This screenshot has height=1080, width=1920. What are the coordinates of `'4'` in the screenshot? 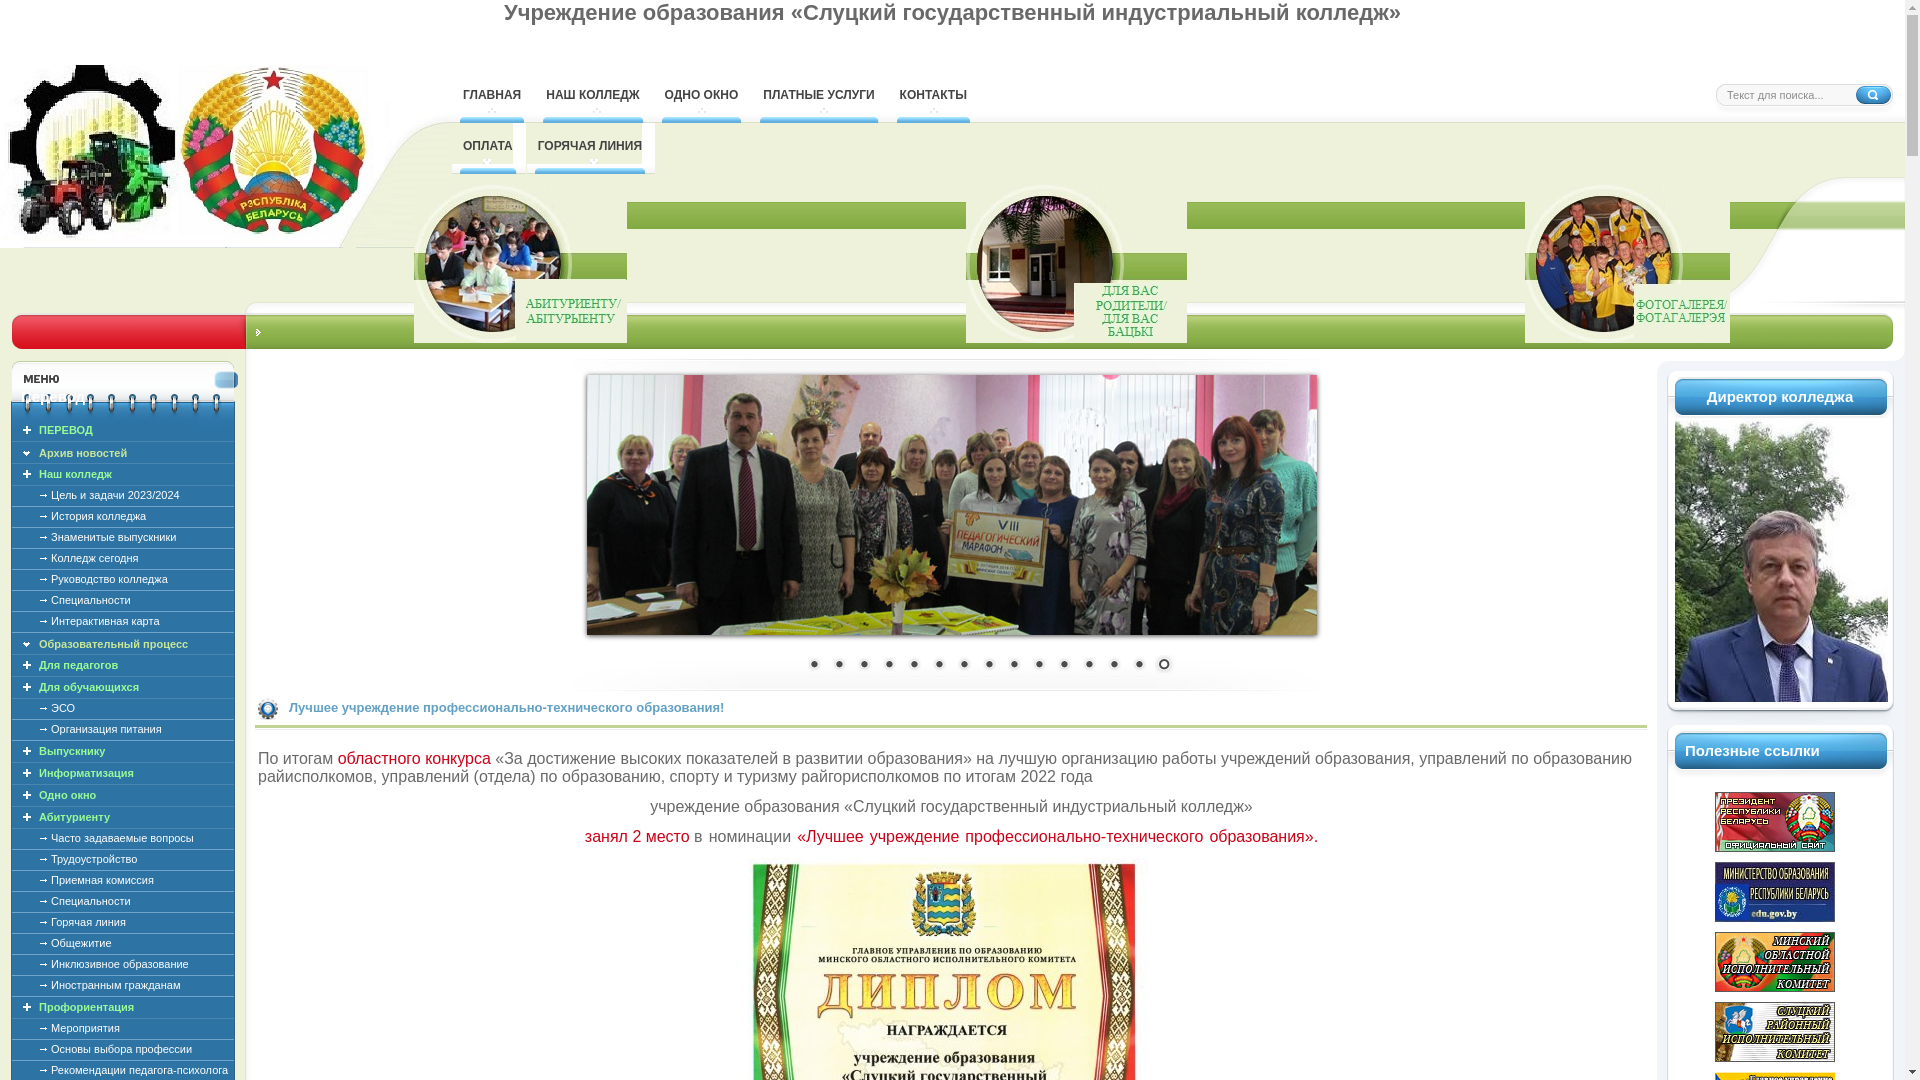 It's located at (878, 666).